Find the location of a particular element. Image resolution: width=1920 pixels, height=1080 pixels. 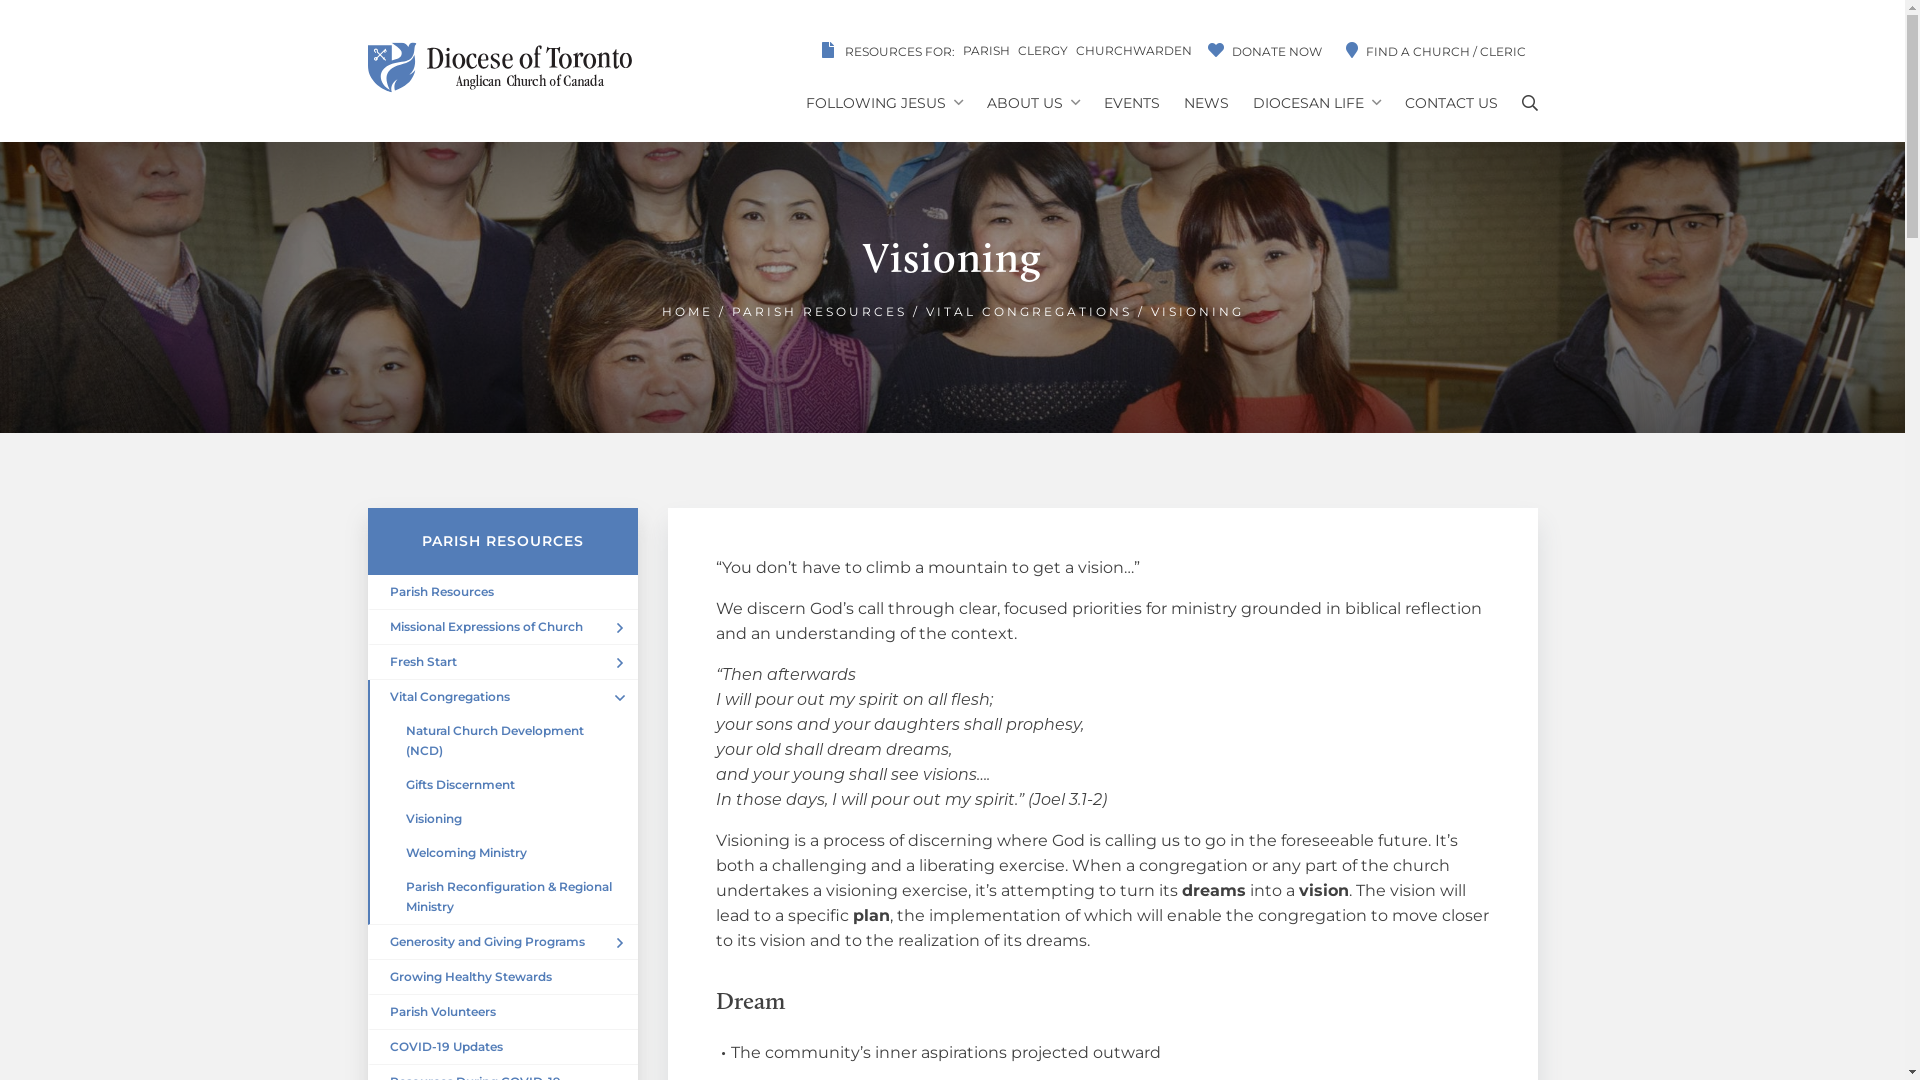

'DONATE NOW' is located at coordinates (1264, 49).